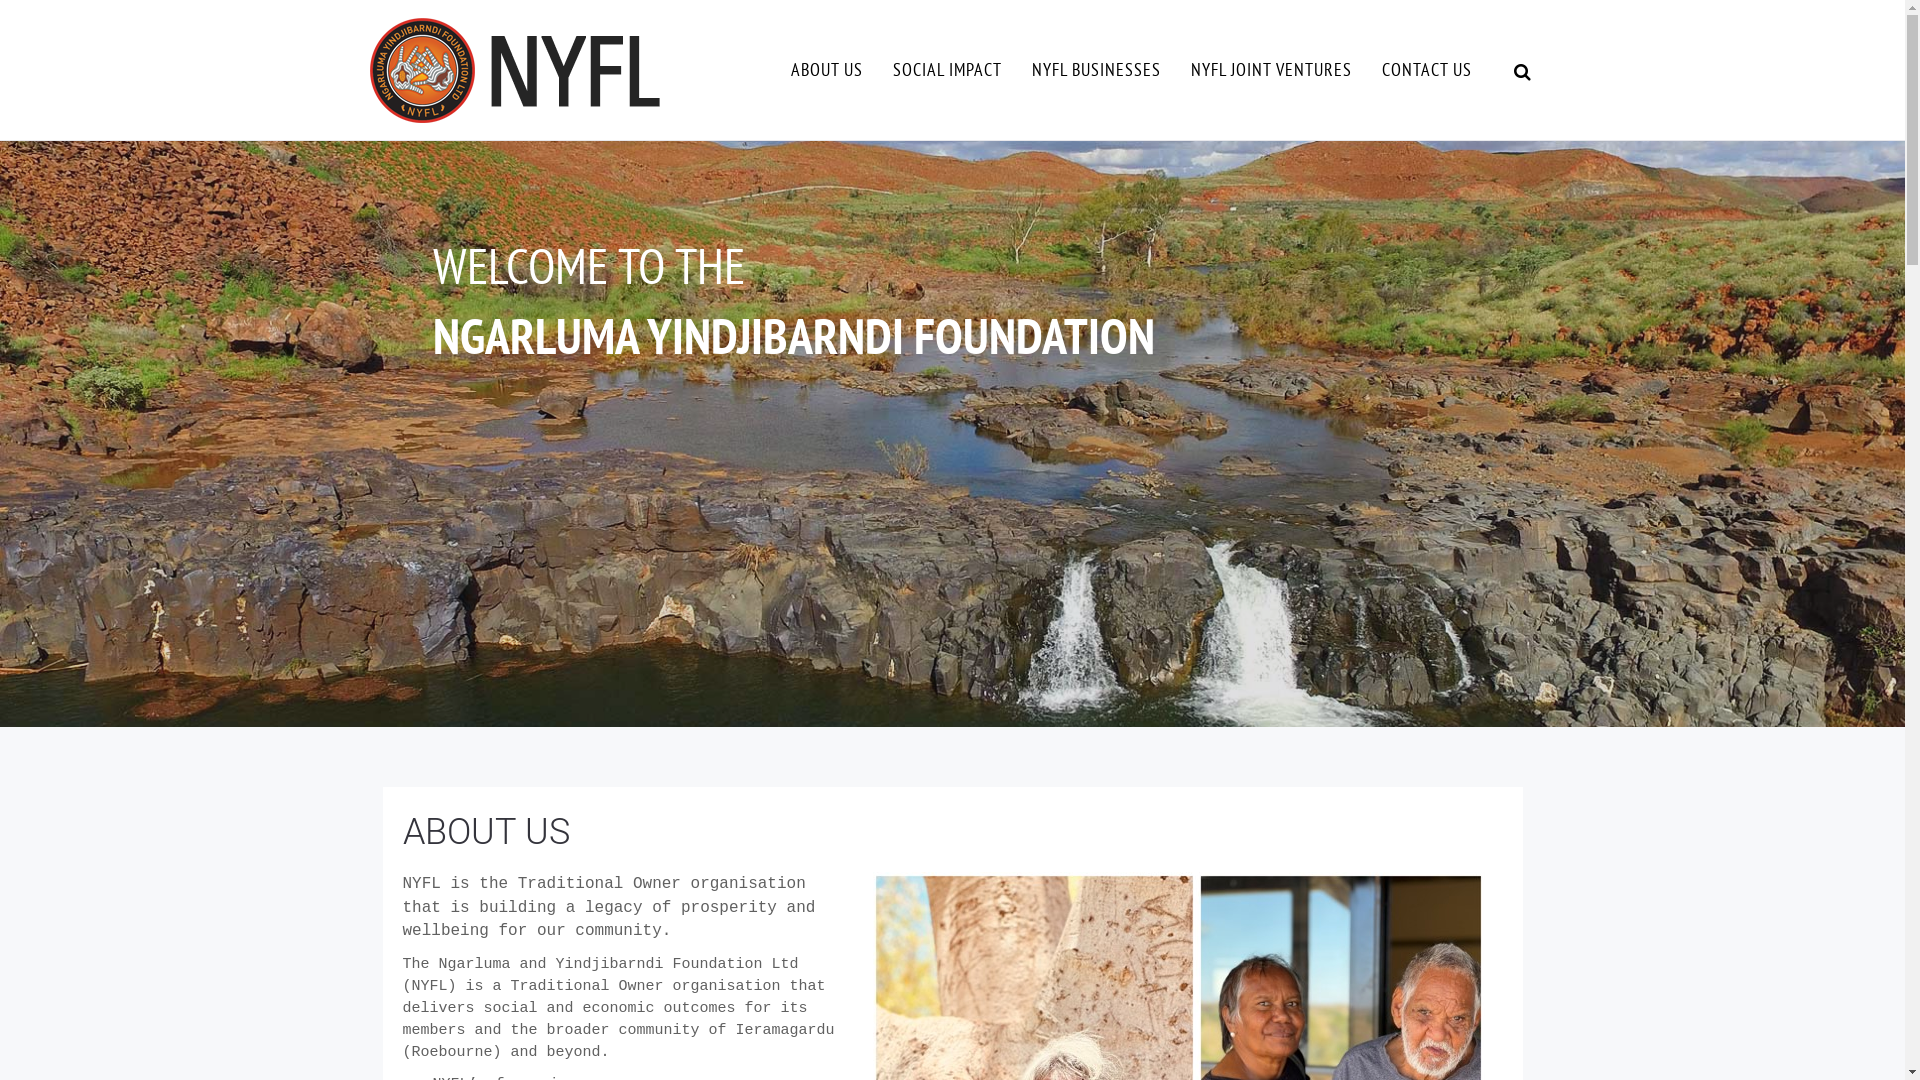 The image size is (1920, 1080). Describe the element at coordinates (1270, 68) in the screenshot. I see `'NYFL JOINT VENTURES'` at that location.